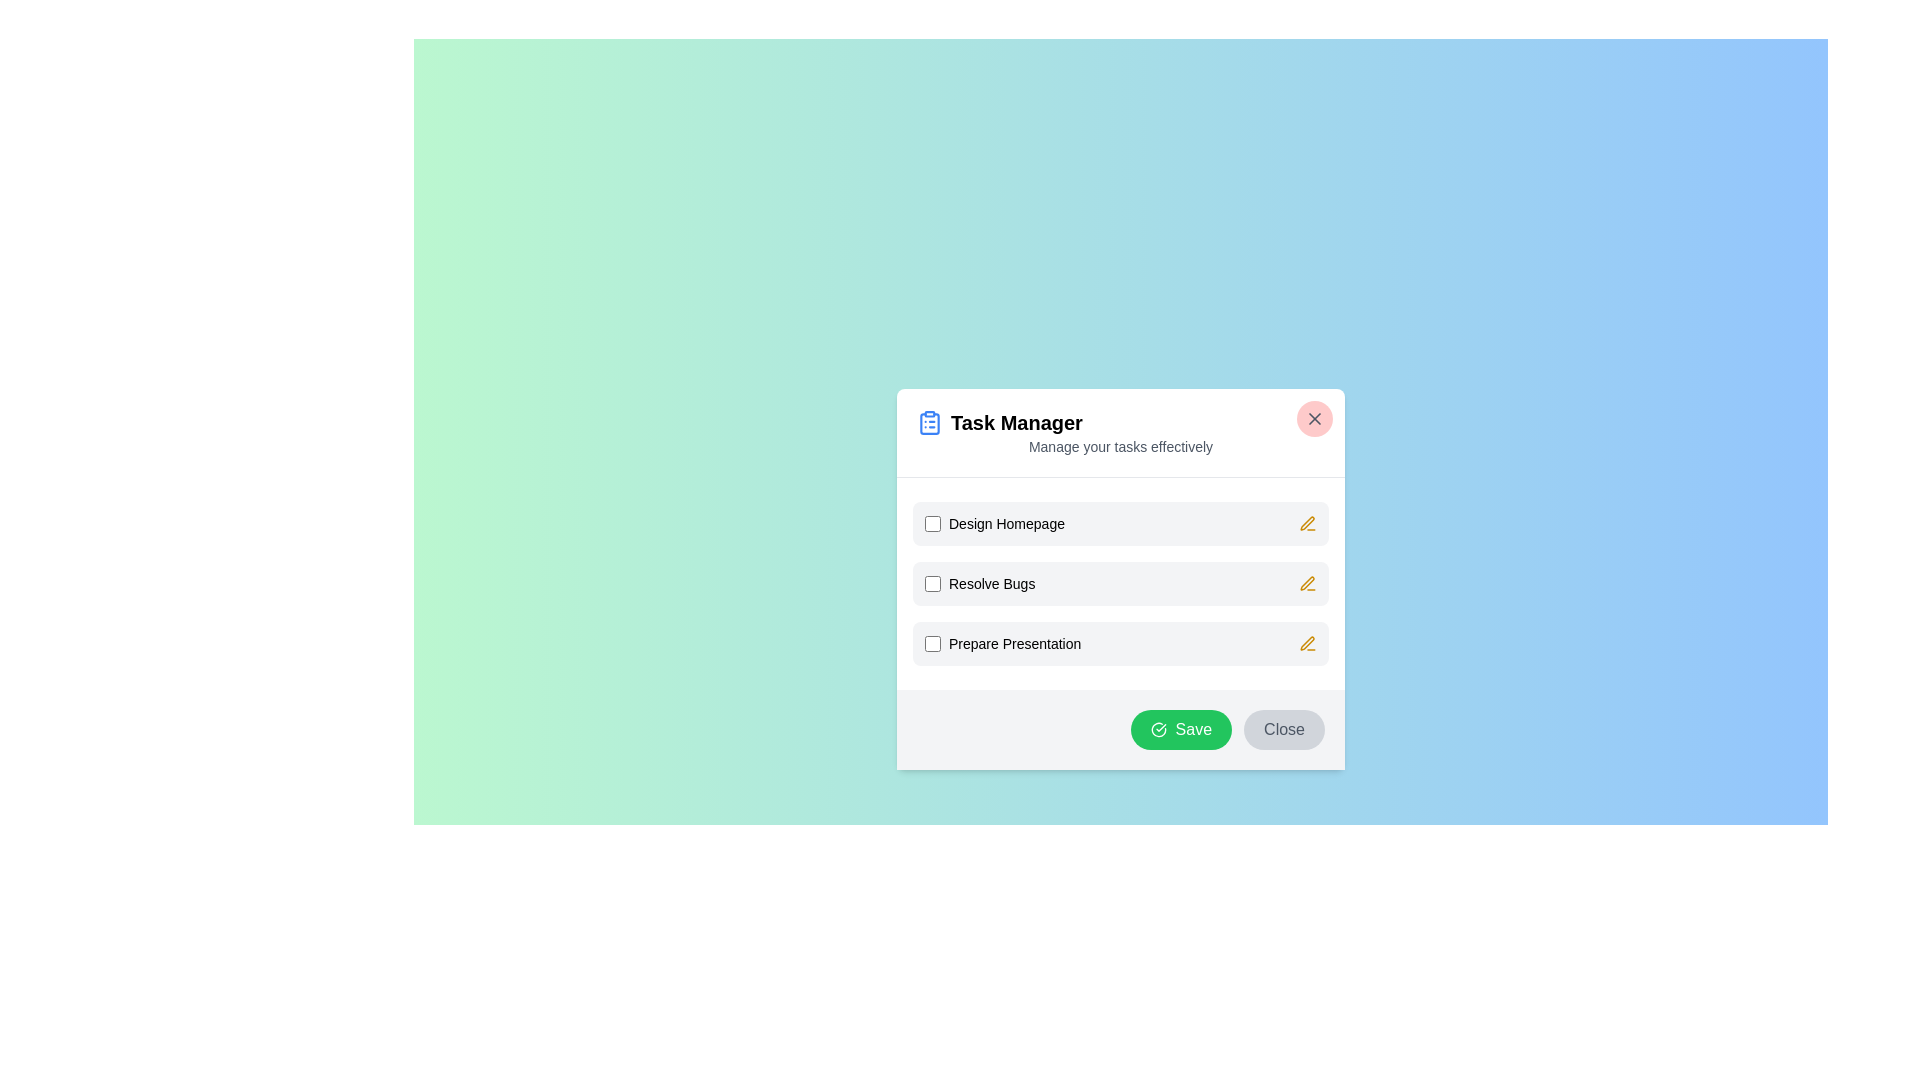 The width and height of the screenshot is (1920, 1080). What do you see at coordinates (1181, 729) in the screenshot?
I see `the green 'Save' button with rounded corners that has white text and a checkmark icon to observe the hover effect` at bounding box center [1181, 729].